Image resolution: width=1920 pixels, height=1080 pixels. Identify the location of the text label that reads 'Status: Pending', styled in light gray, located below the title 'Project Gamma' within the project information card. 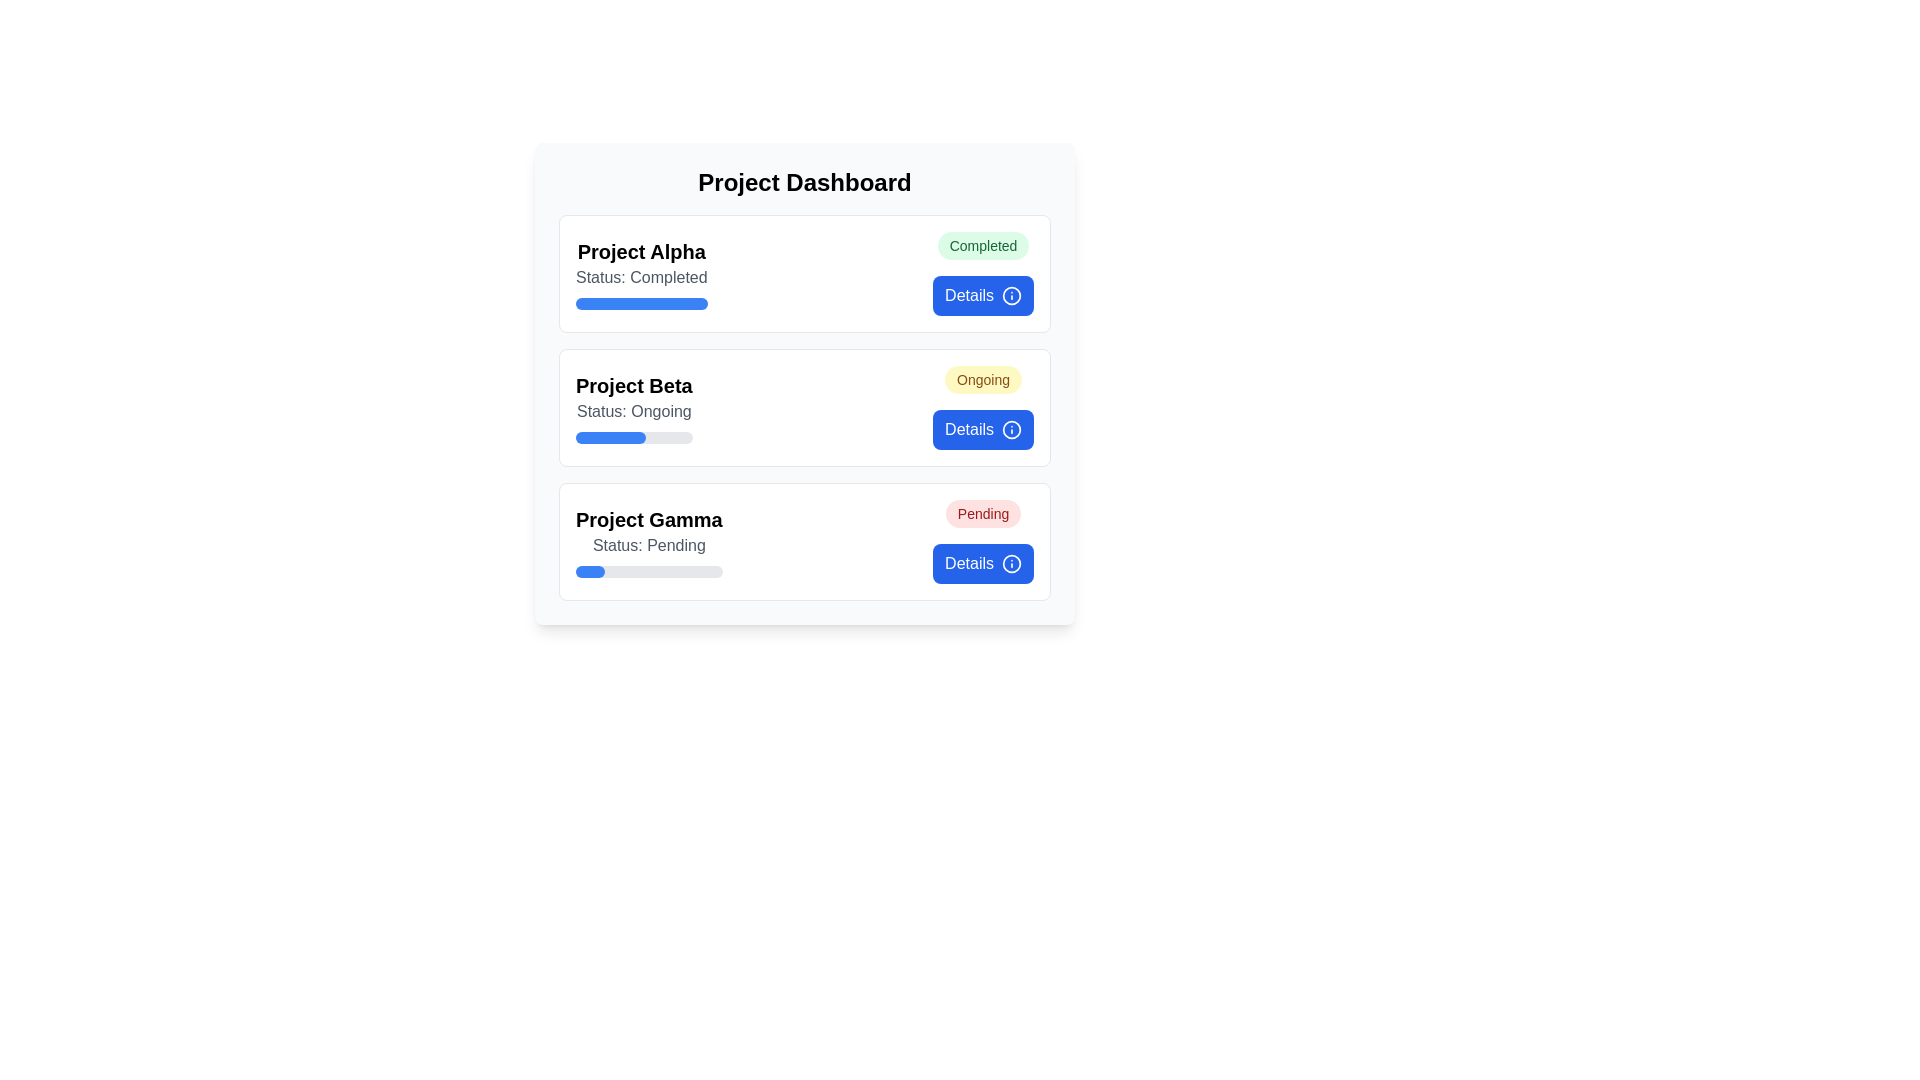
(649, 546).